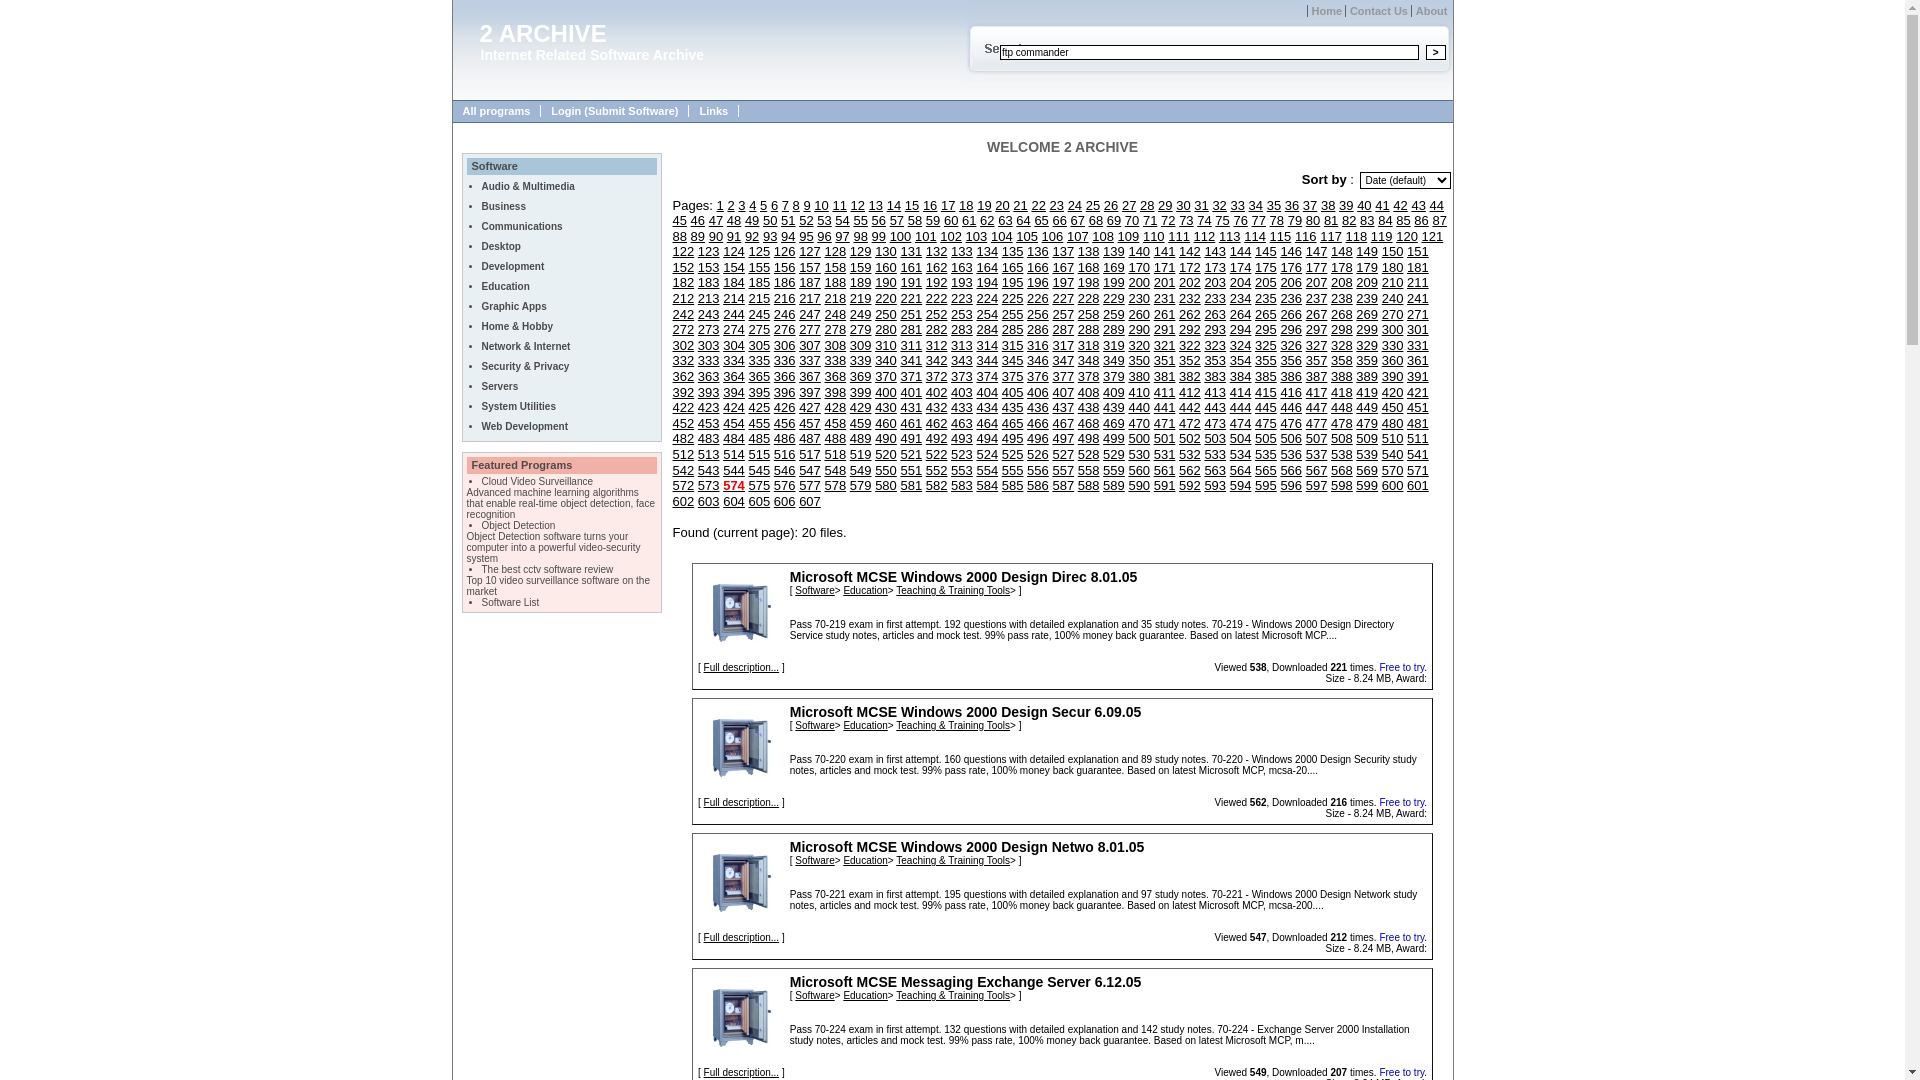  I want to click on '312', so click(925, 344).